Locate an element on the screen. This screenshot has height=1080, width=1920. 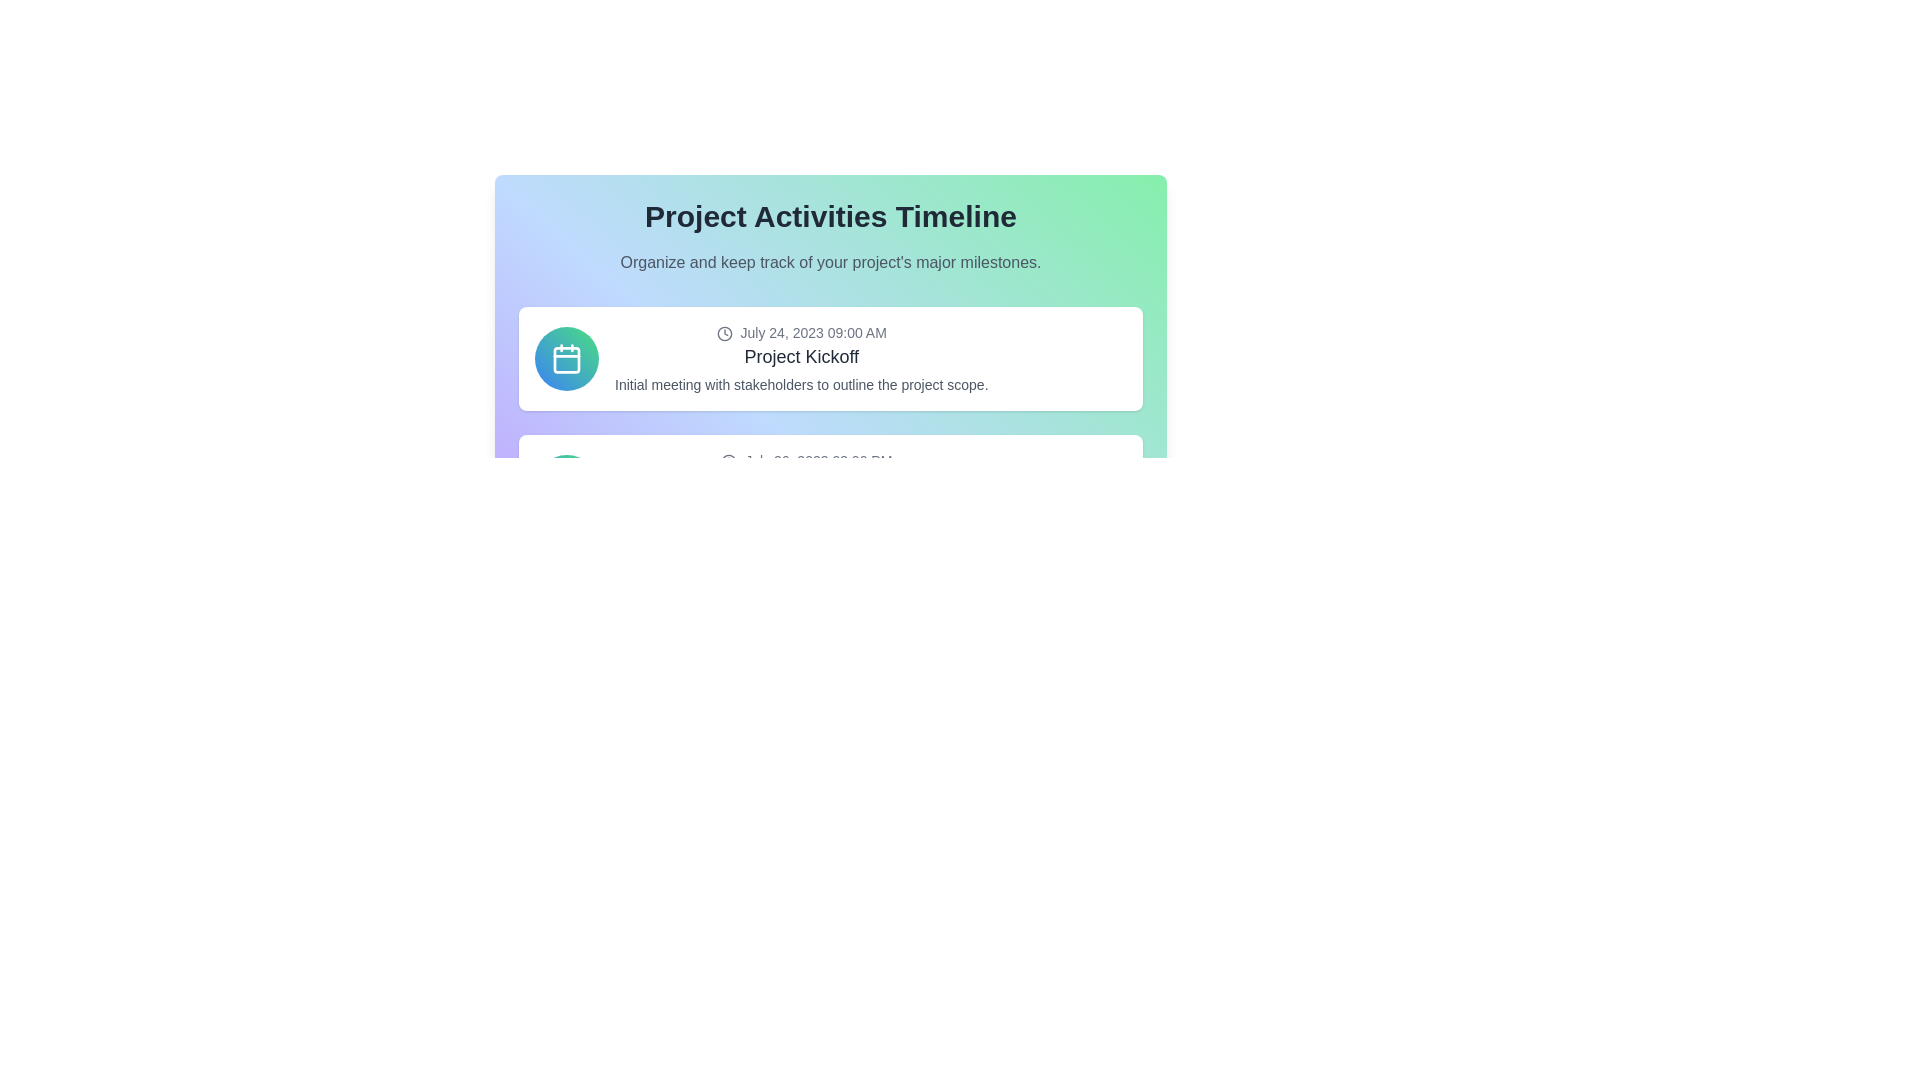
the circular SVG component that forms part of the clock icon located adjacent to the text 'July 24, 2023 09:00 AM' in the top panel of the timeline interface is located at coordinates (723, 333).